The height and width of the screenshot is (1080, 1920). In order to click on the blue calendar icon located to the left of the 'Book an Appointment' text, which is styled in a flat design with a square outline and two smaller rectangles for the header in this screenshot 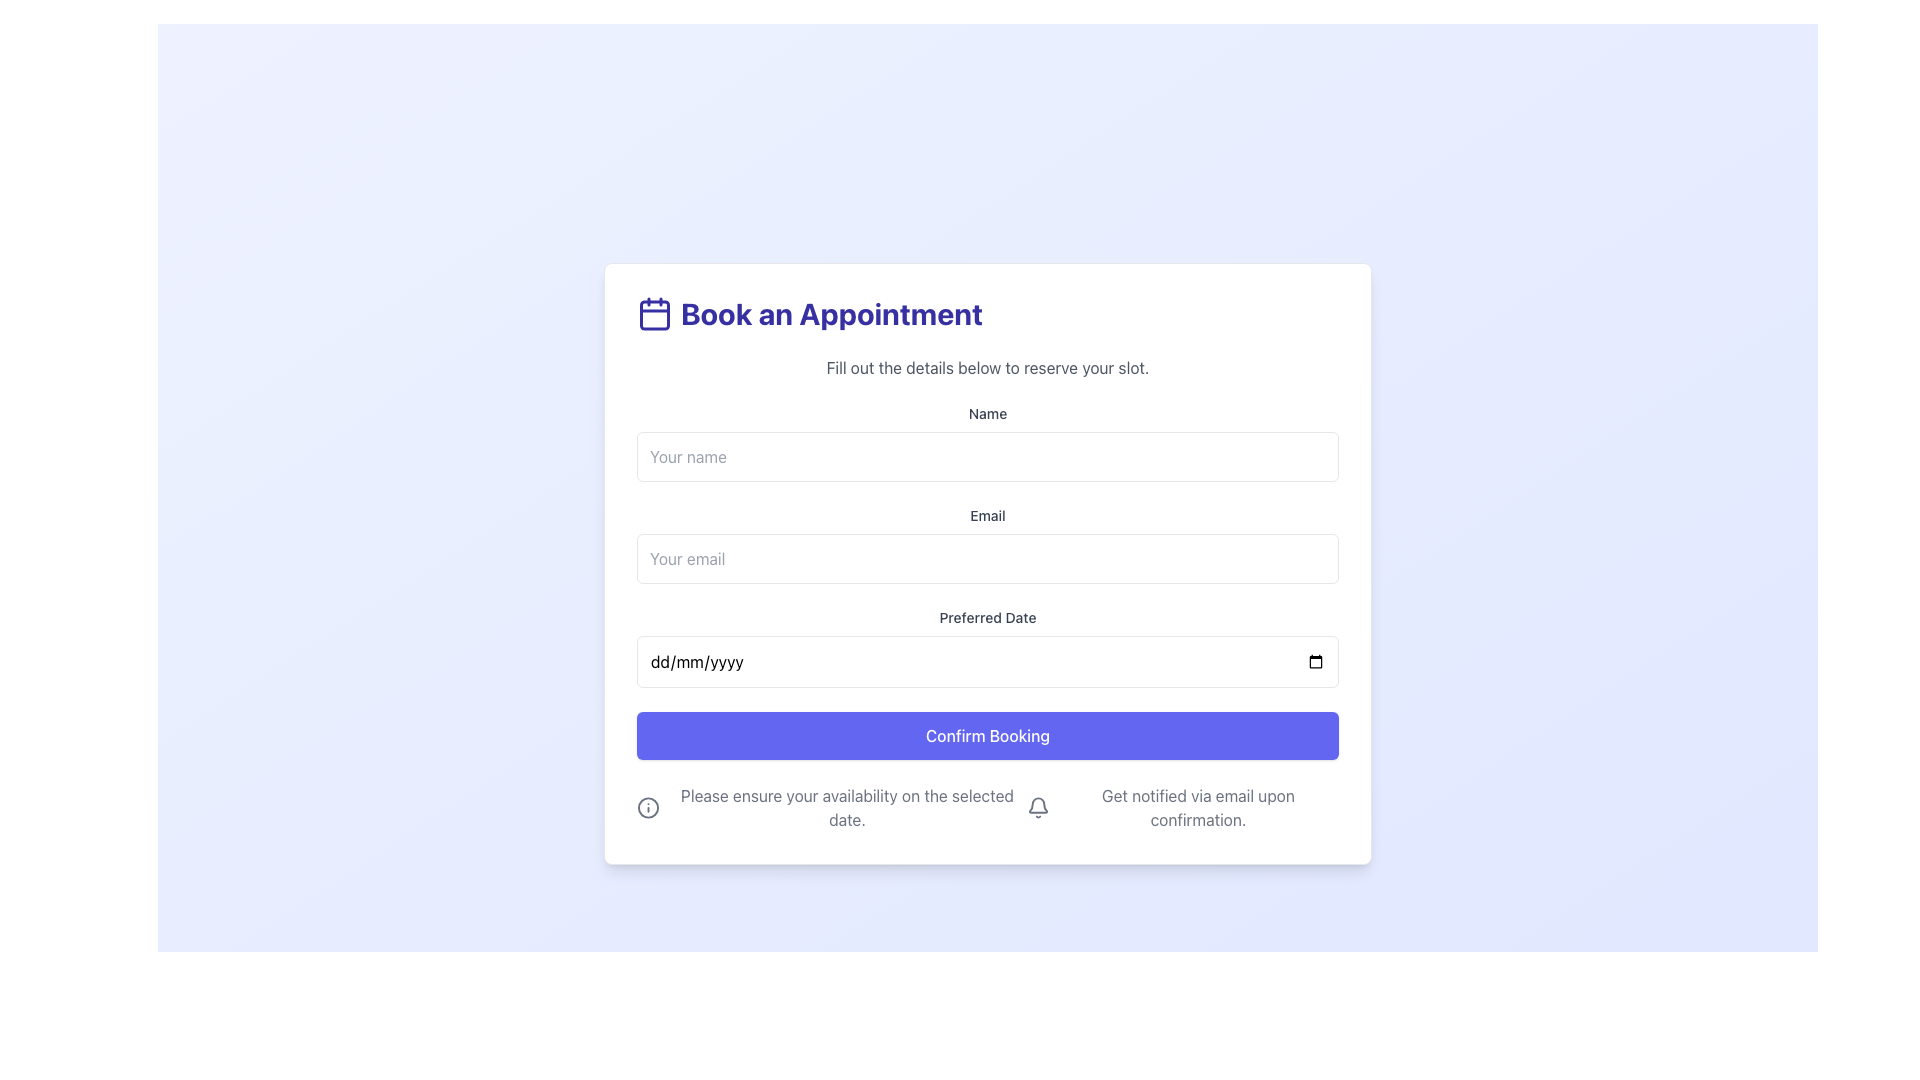, I will do `click(654, 313)`.